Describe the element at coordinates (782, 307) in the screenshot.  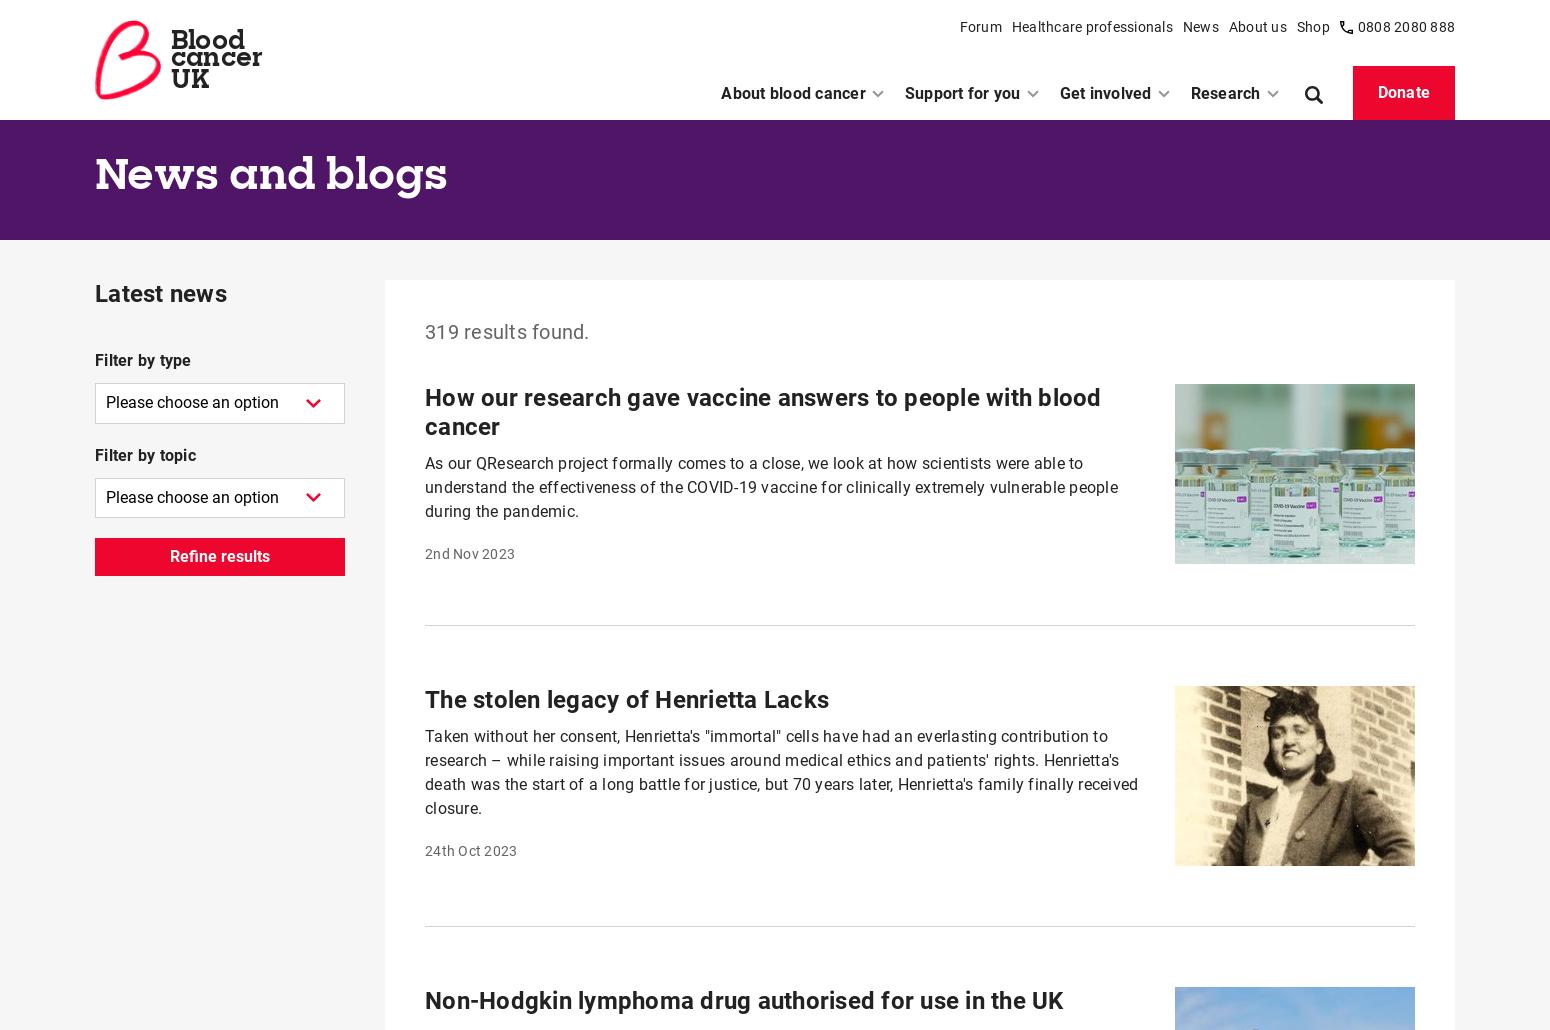
I see `'David Lauder has completed his 19th Great North Run in support of blood cancer research. He's seeking to raise awareness of blood cancer by telling his story – without the jargon – and hopes to demonstrate that the dark times can be overcome by anyone.'` at that location.